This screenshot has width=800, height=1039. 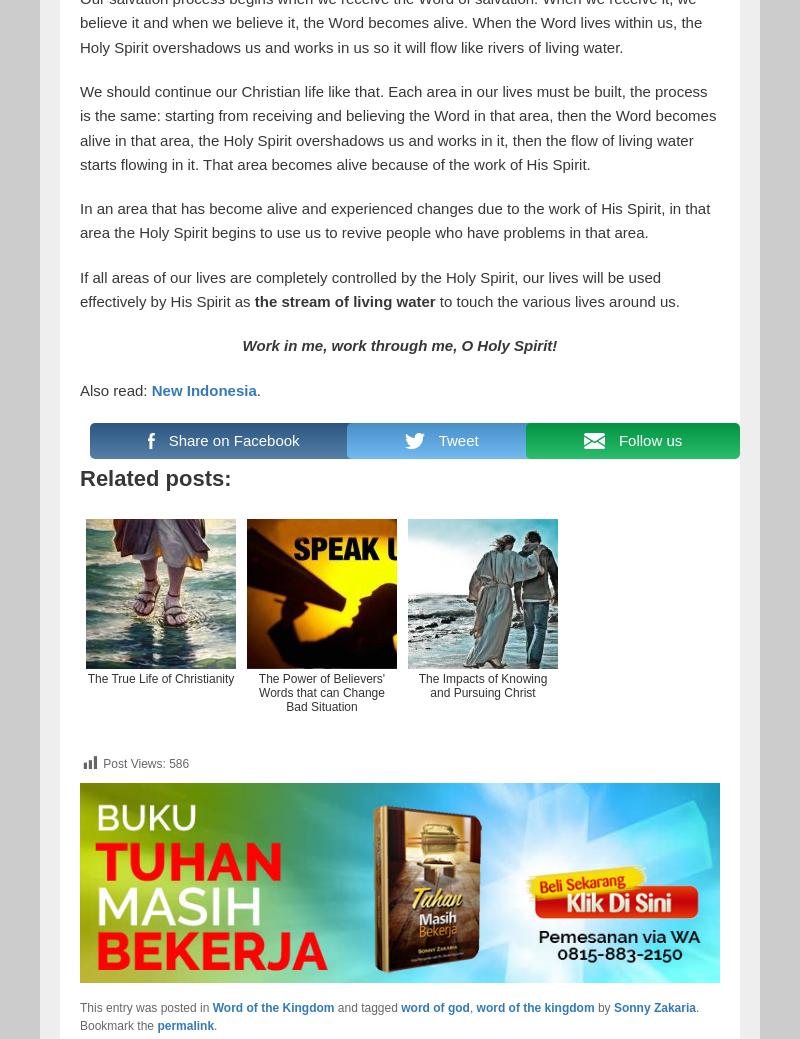 I want to click on 'by', so click(x=603, y=1006).